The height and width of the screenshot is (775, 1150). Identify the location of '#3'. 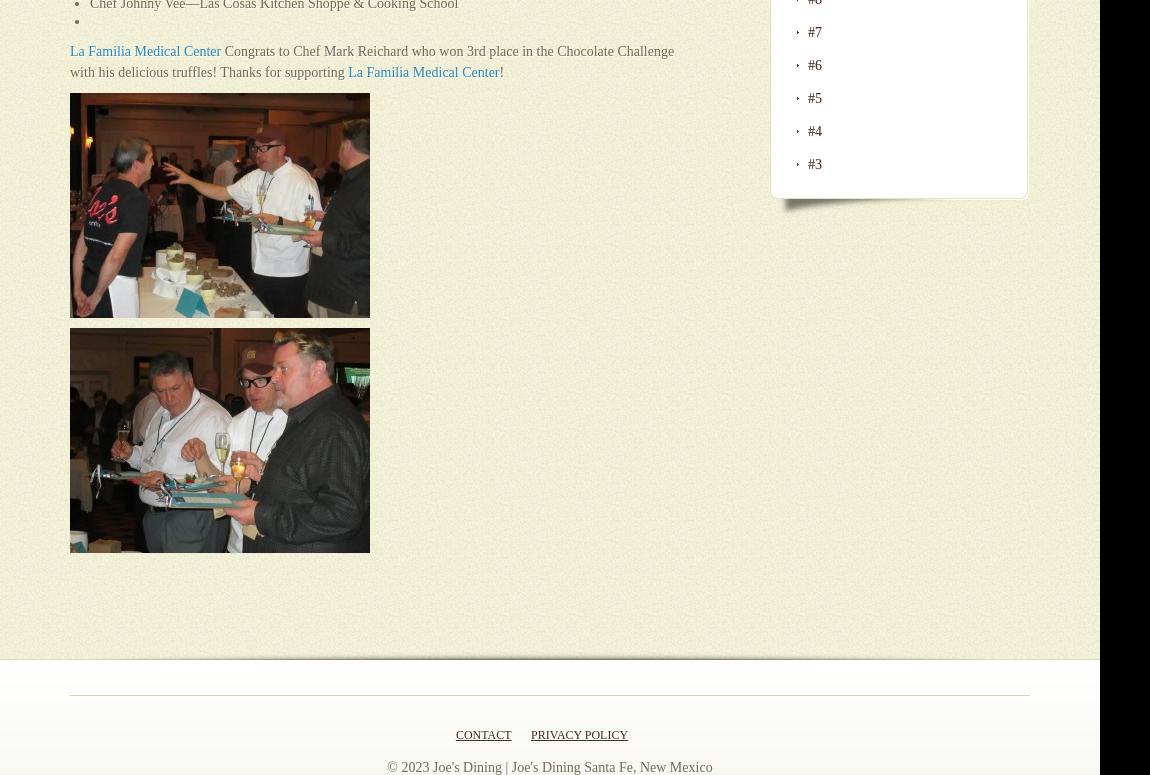
(814, 163).